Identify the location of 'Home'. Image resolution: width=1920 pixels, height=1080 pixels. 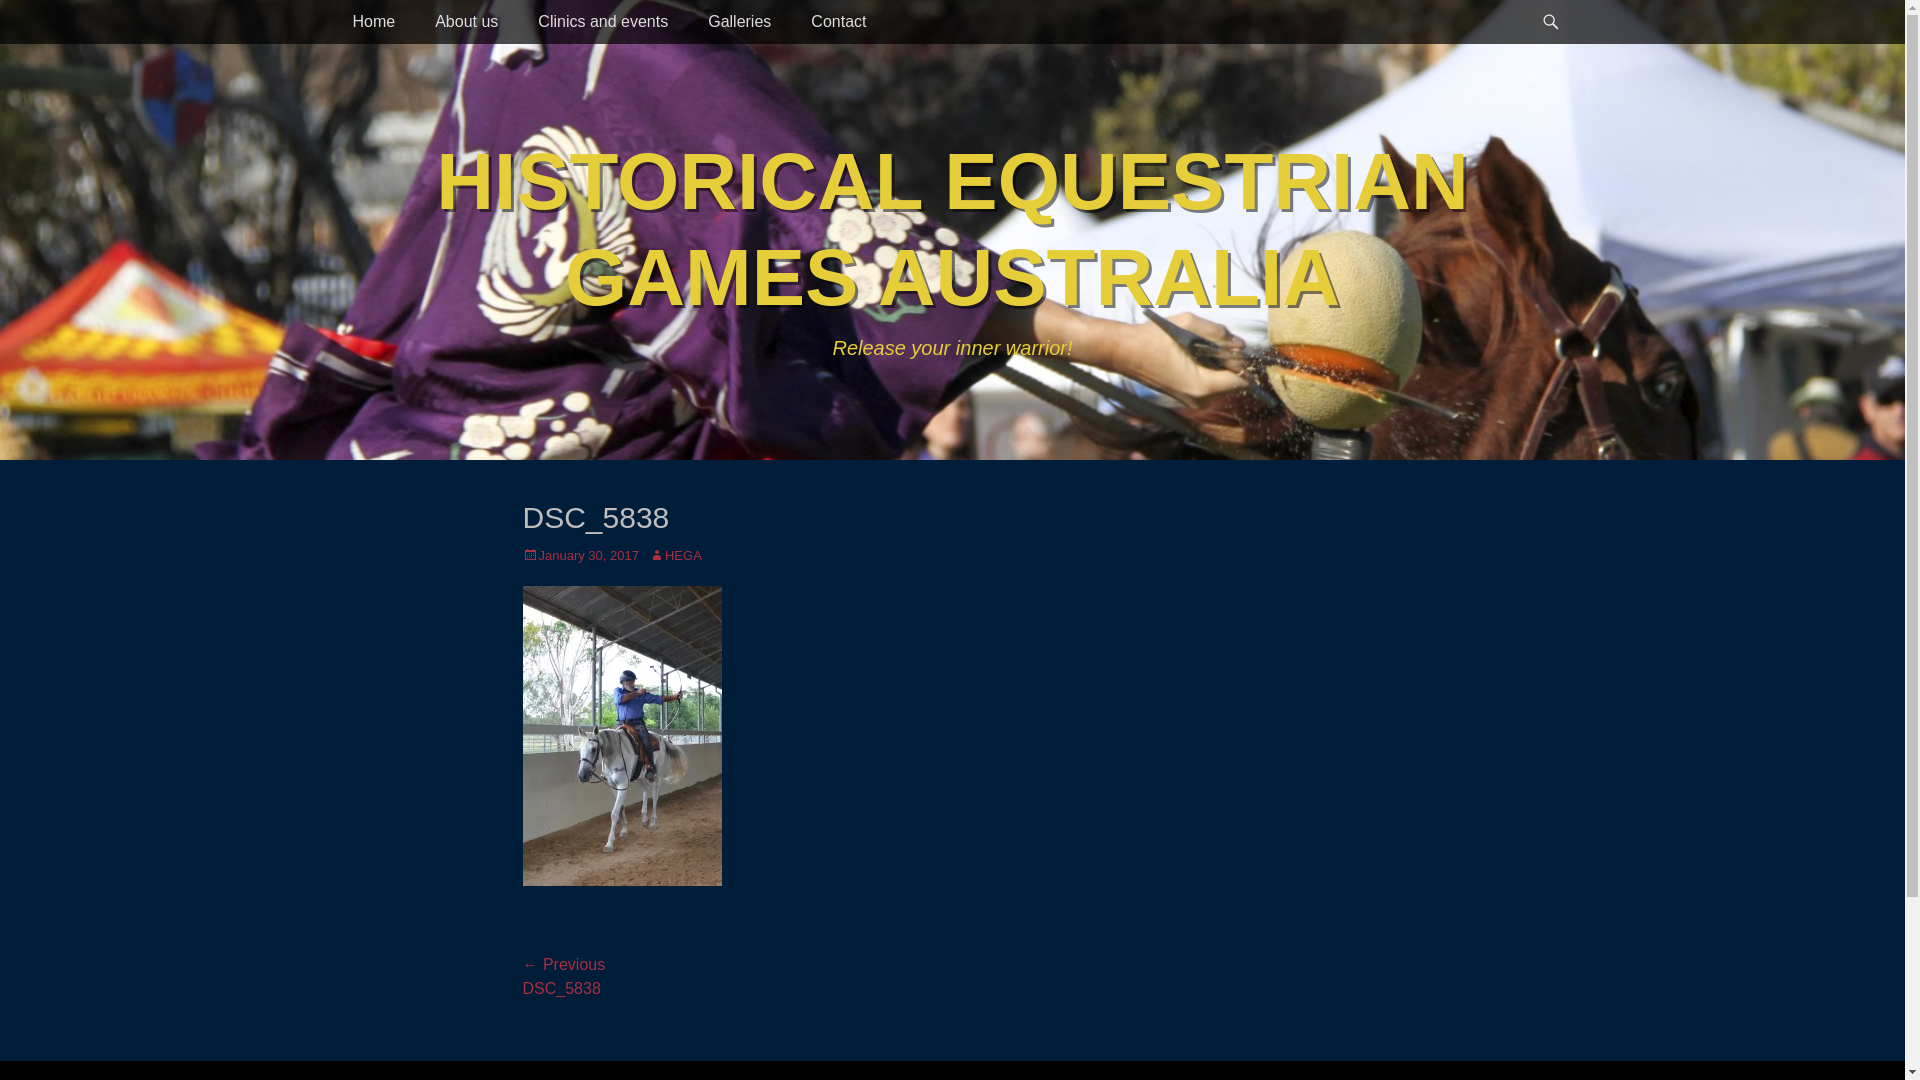
(373, 22).